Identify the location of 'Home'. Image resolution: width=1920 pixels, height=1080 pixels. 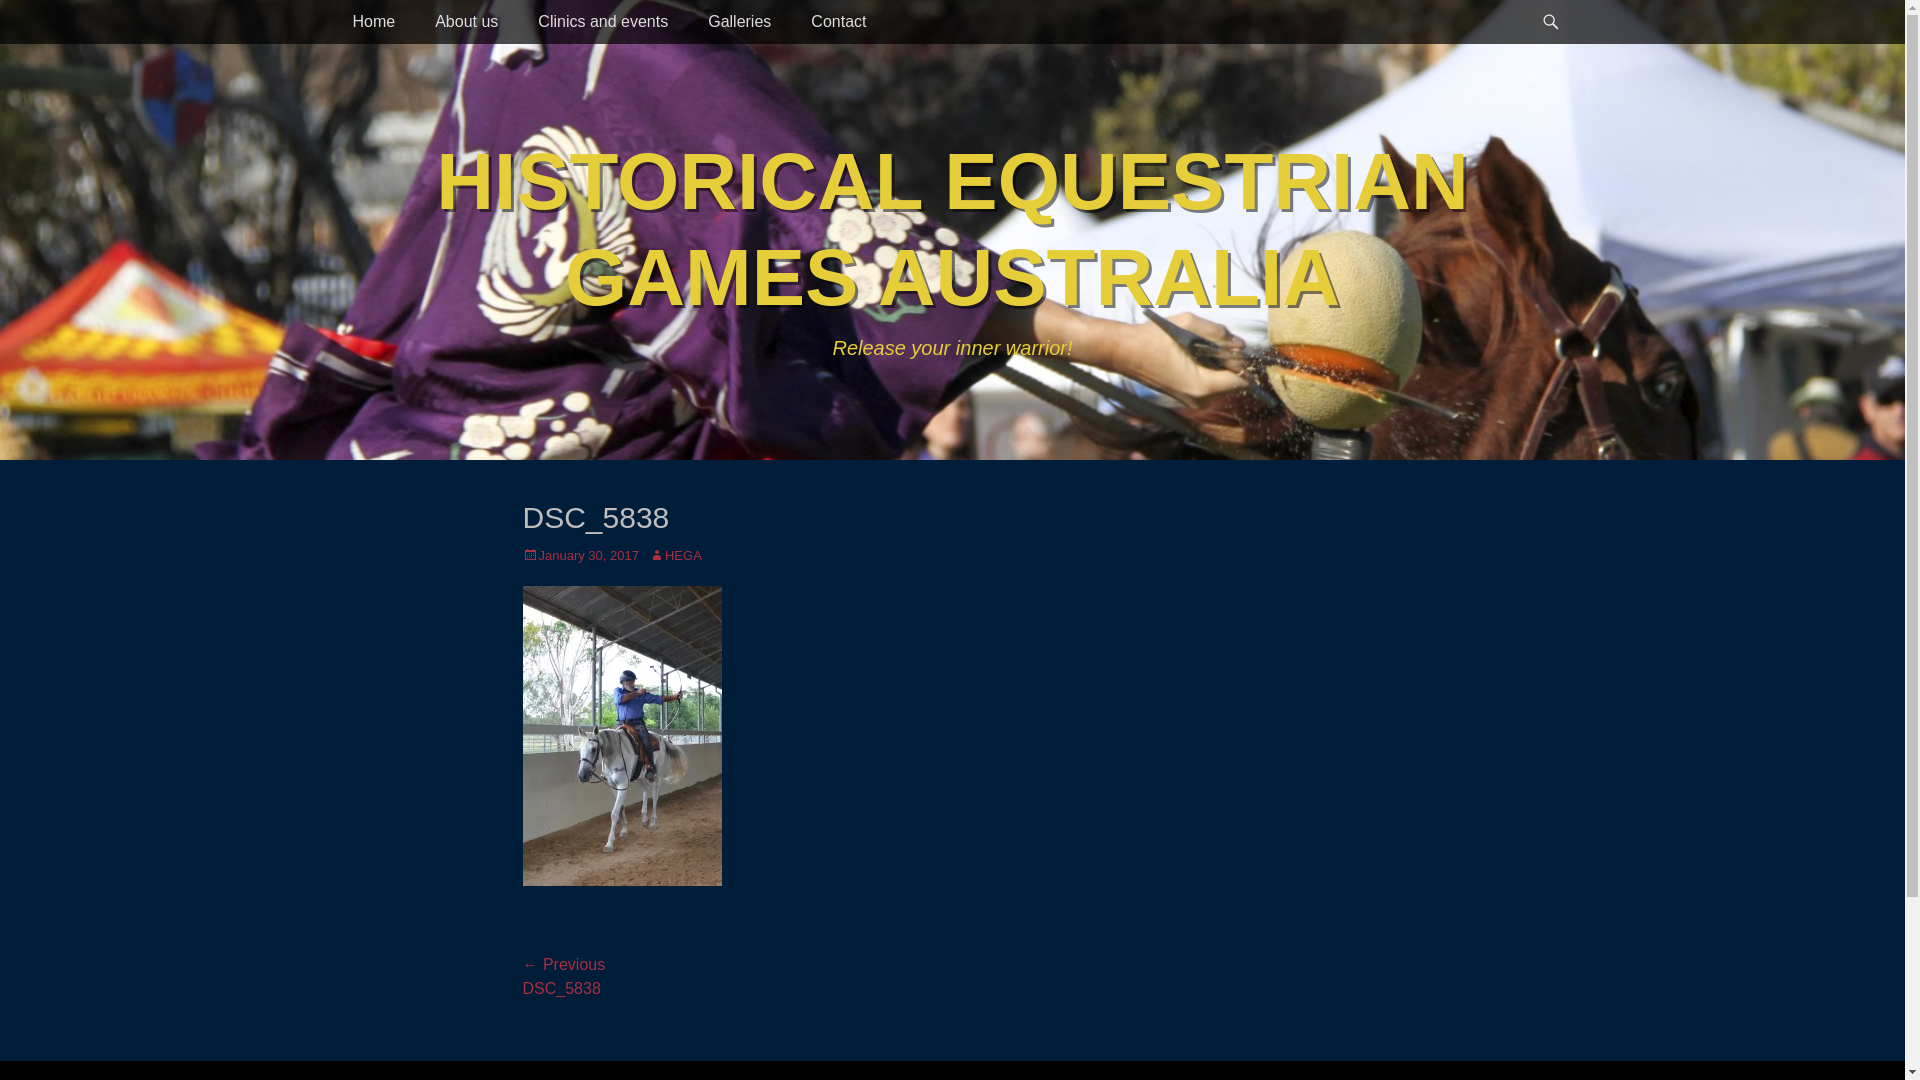
(373, 22).